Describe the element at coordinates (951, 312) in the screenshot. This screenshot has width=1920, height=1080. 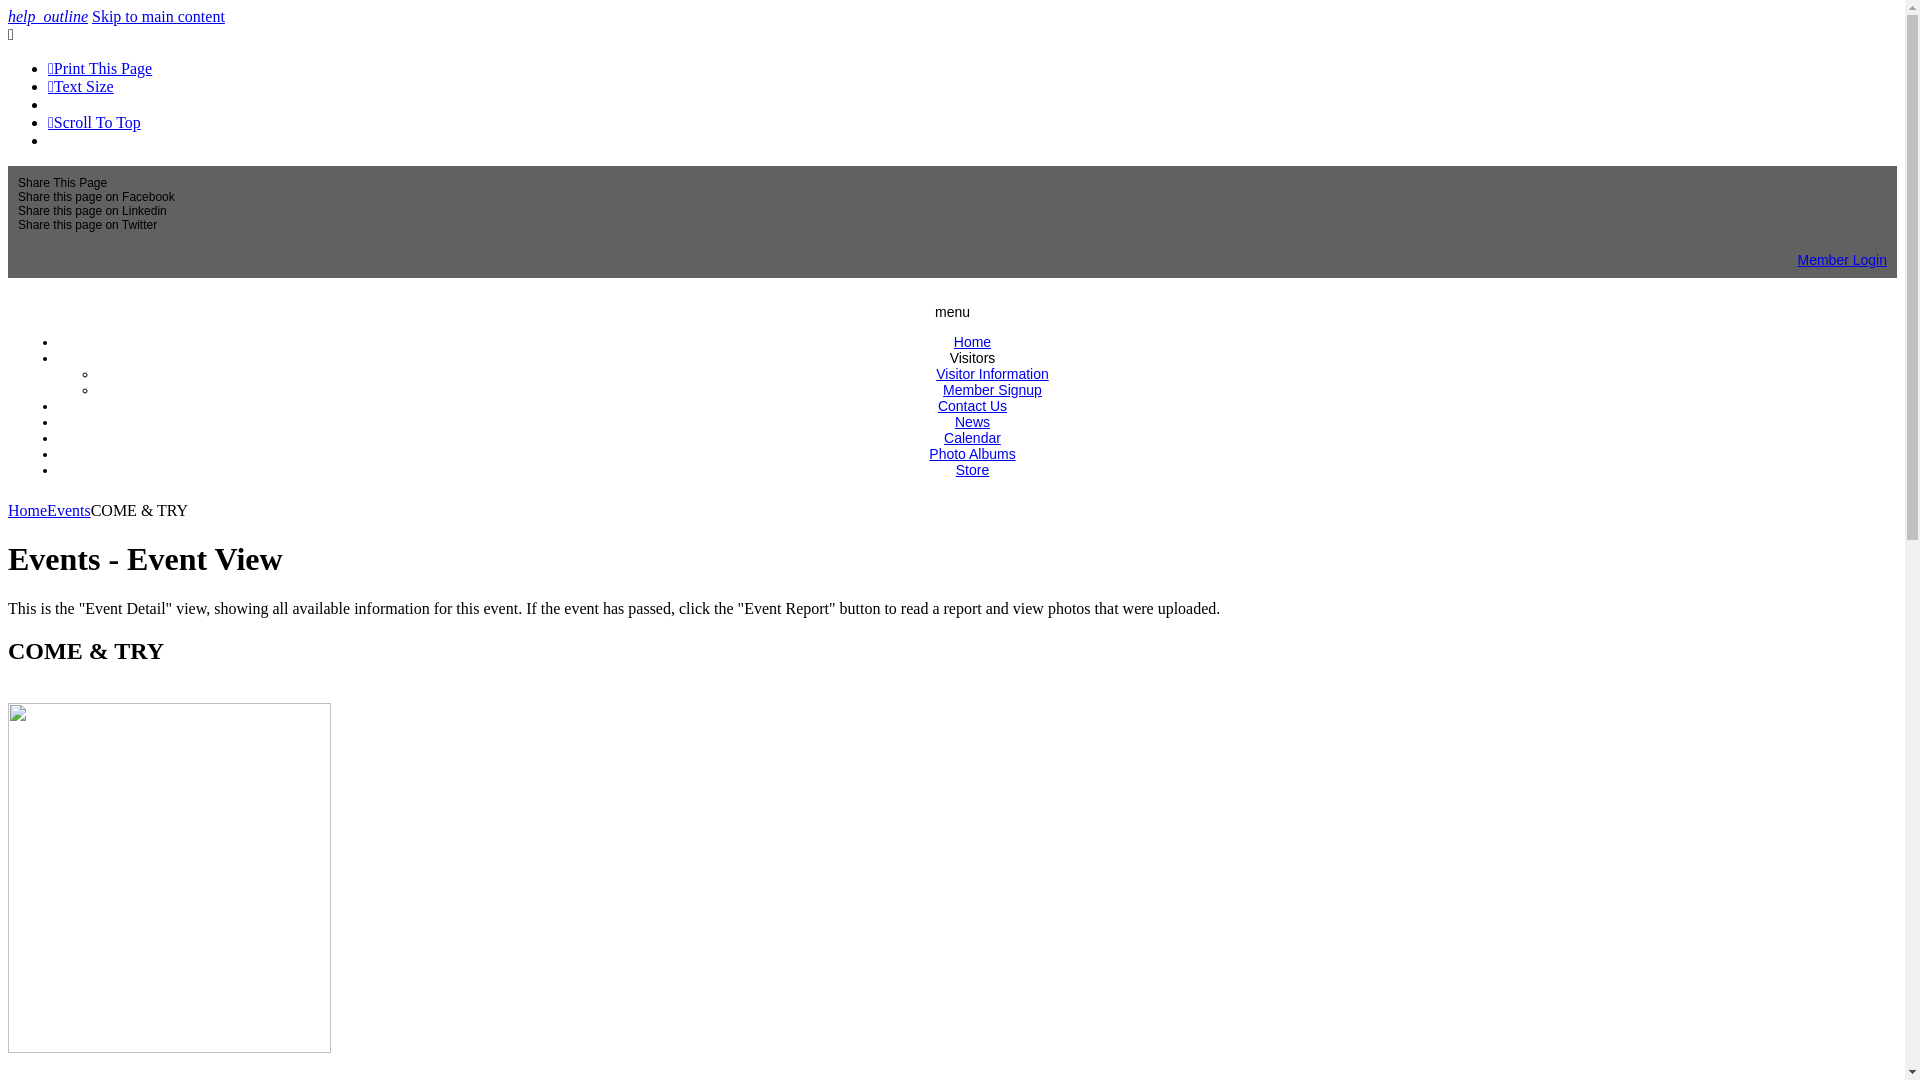
I see `'menu'` at that location.